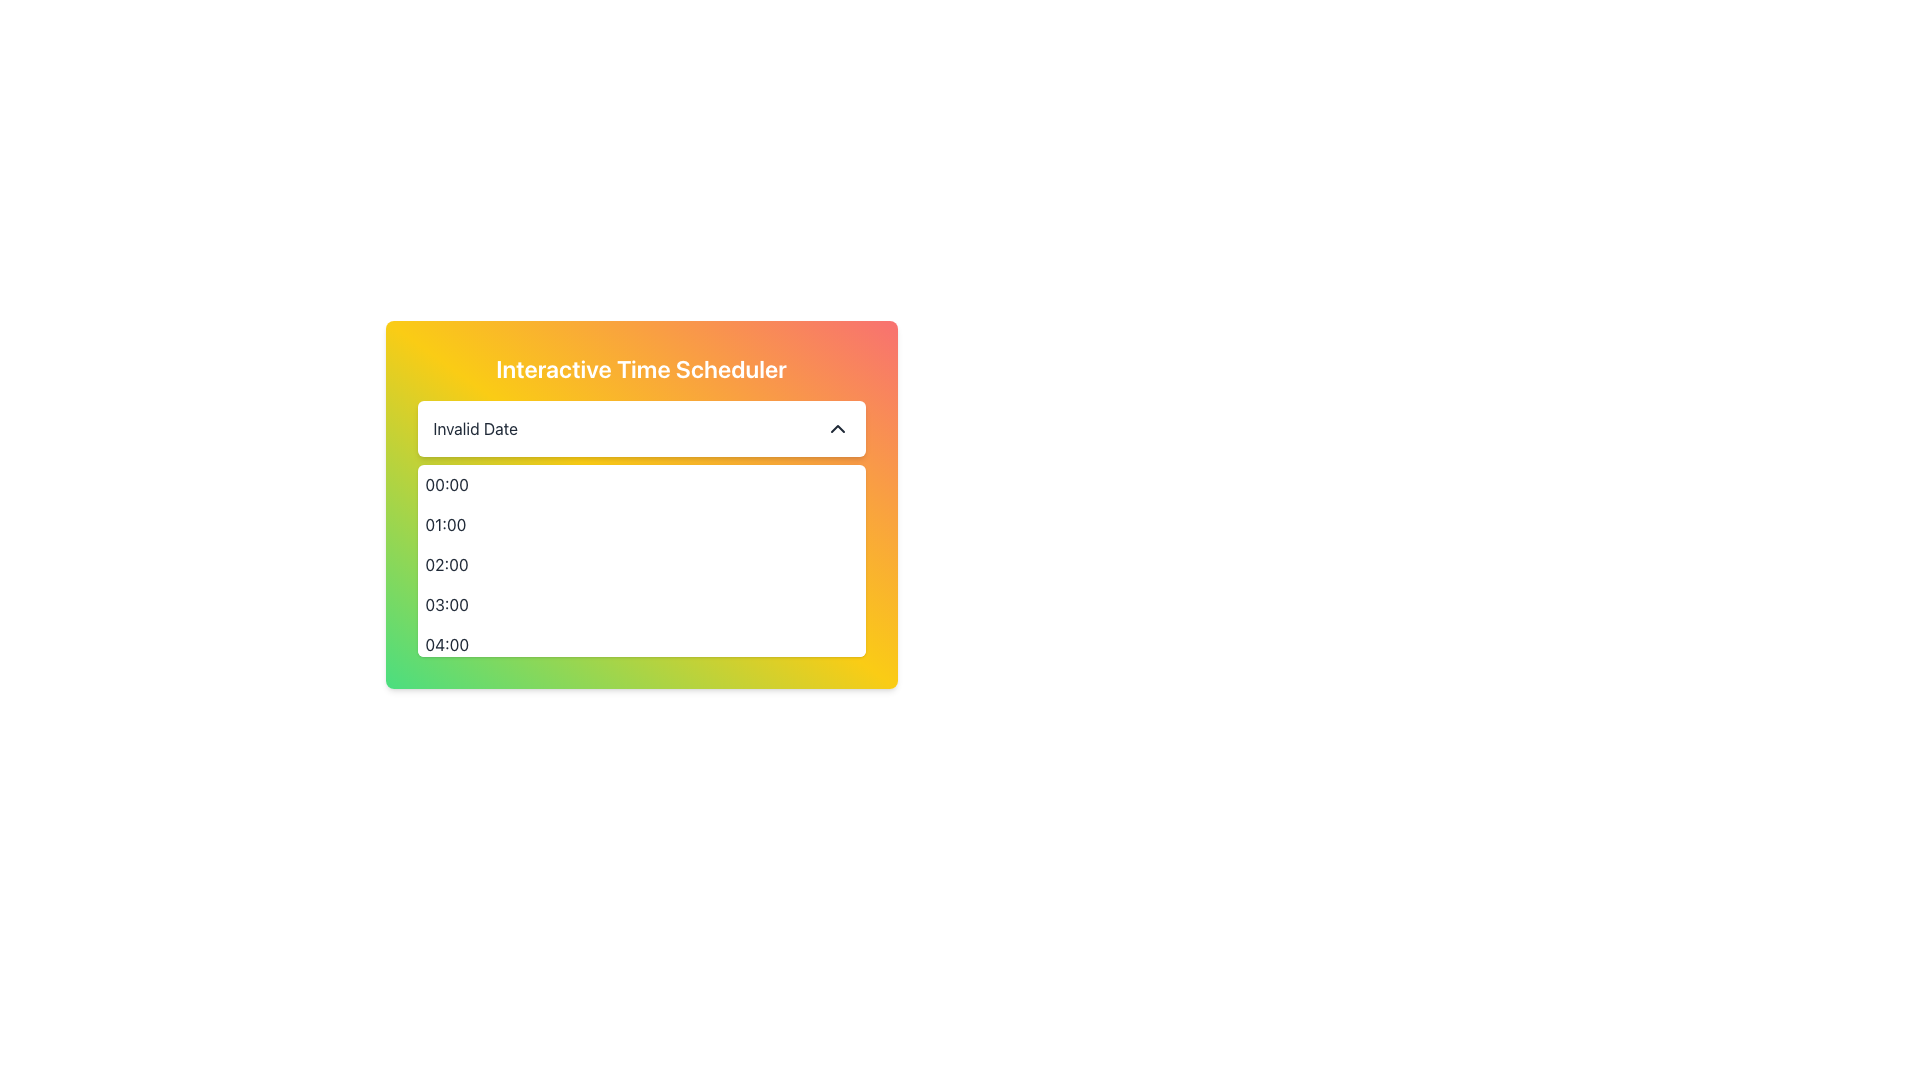 This screenshot has height=1080, width=1920. What do you see at coordinates (641, 604) in the screenshot?
I see `the List Item displaying '03:00'` at bounding box center [641, 604].